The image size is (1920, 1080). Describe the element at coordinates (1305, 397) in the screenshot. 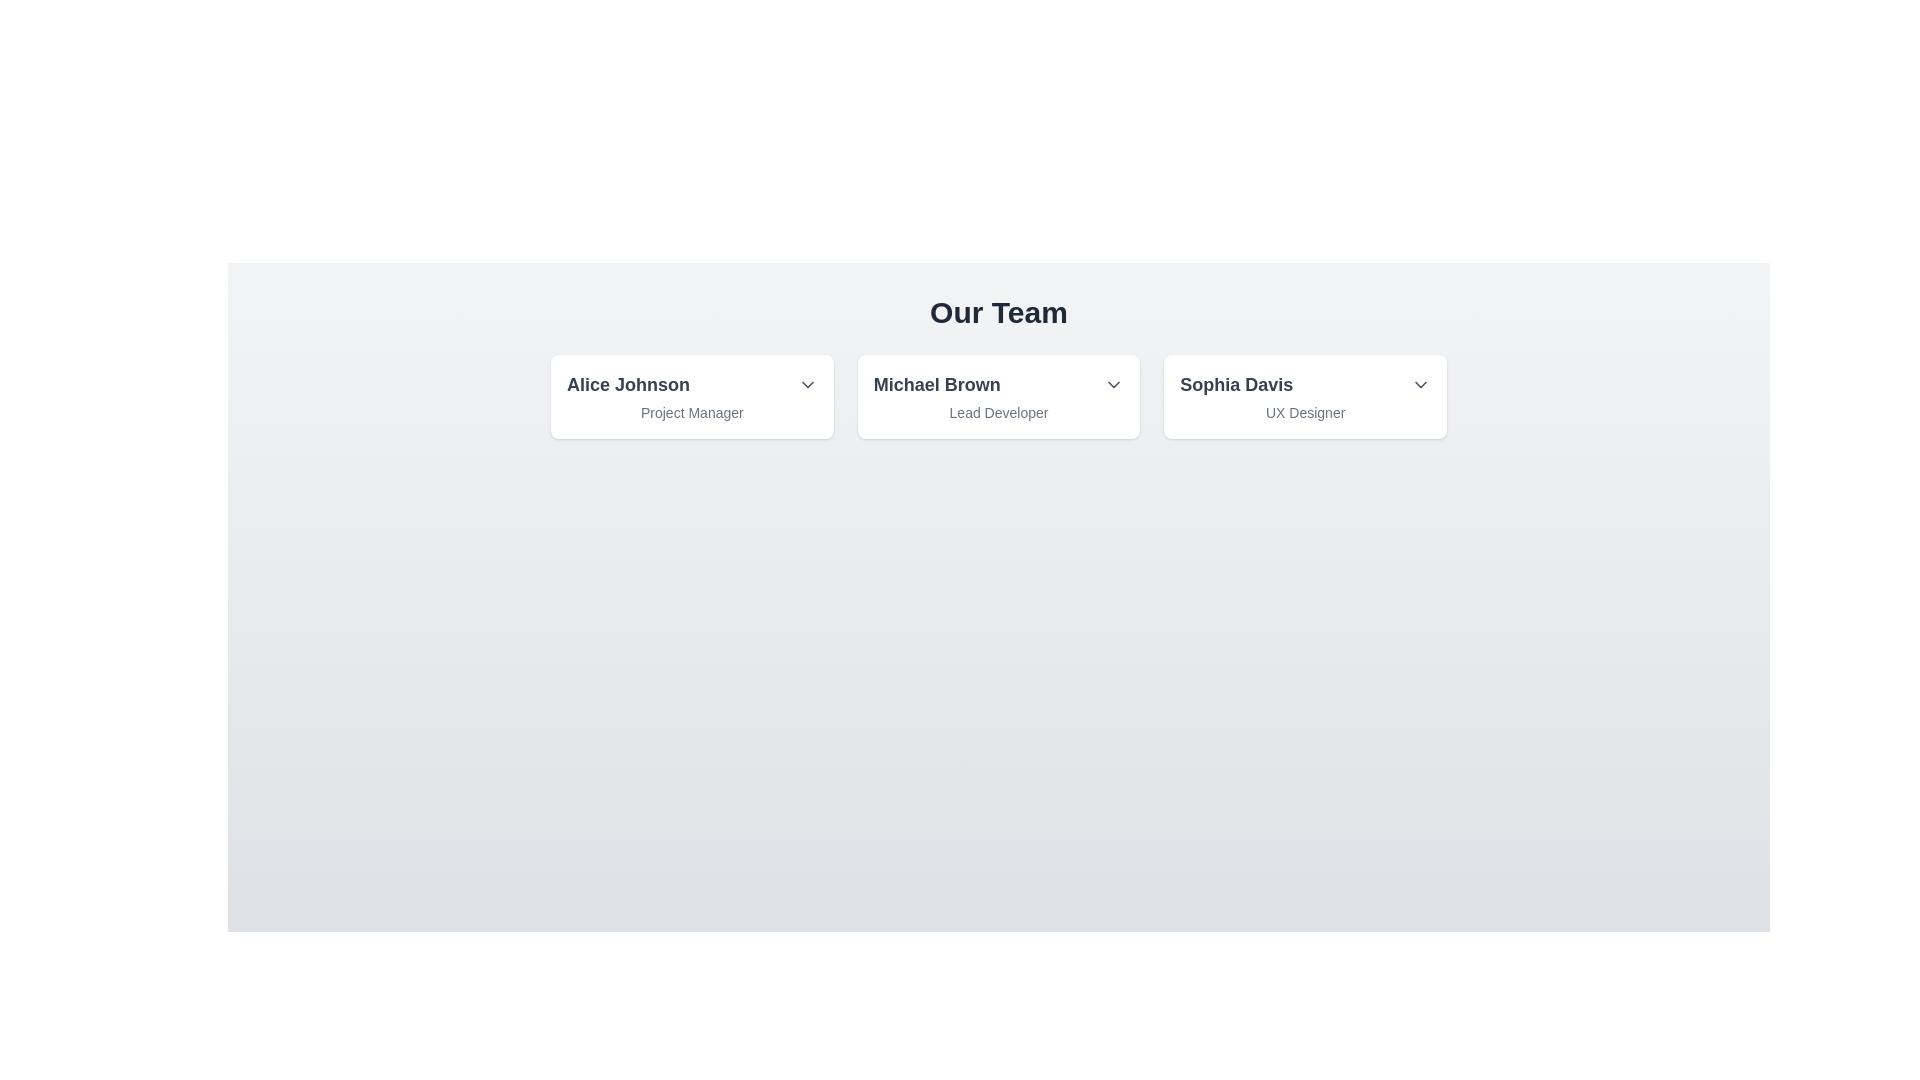

I see `the Card displaying 'Sophia Davis' and 'UX Designer' with a white background and rounded corners, located in the third column under 'Our Team'` at that location.